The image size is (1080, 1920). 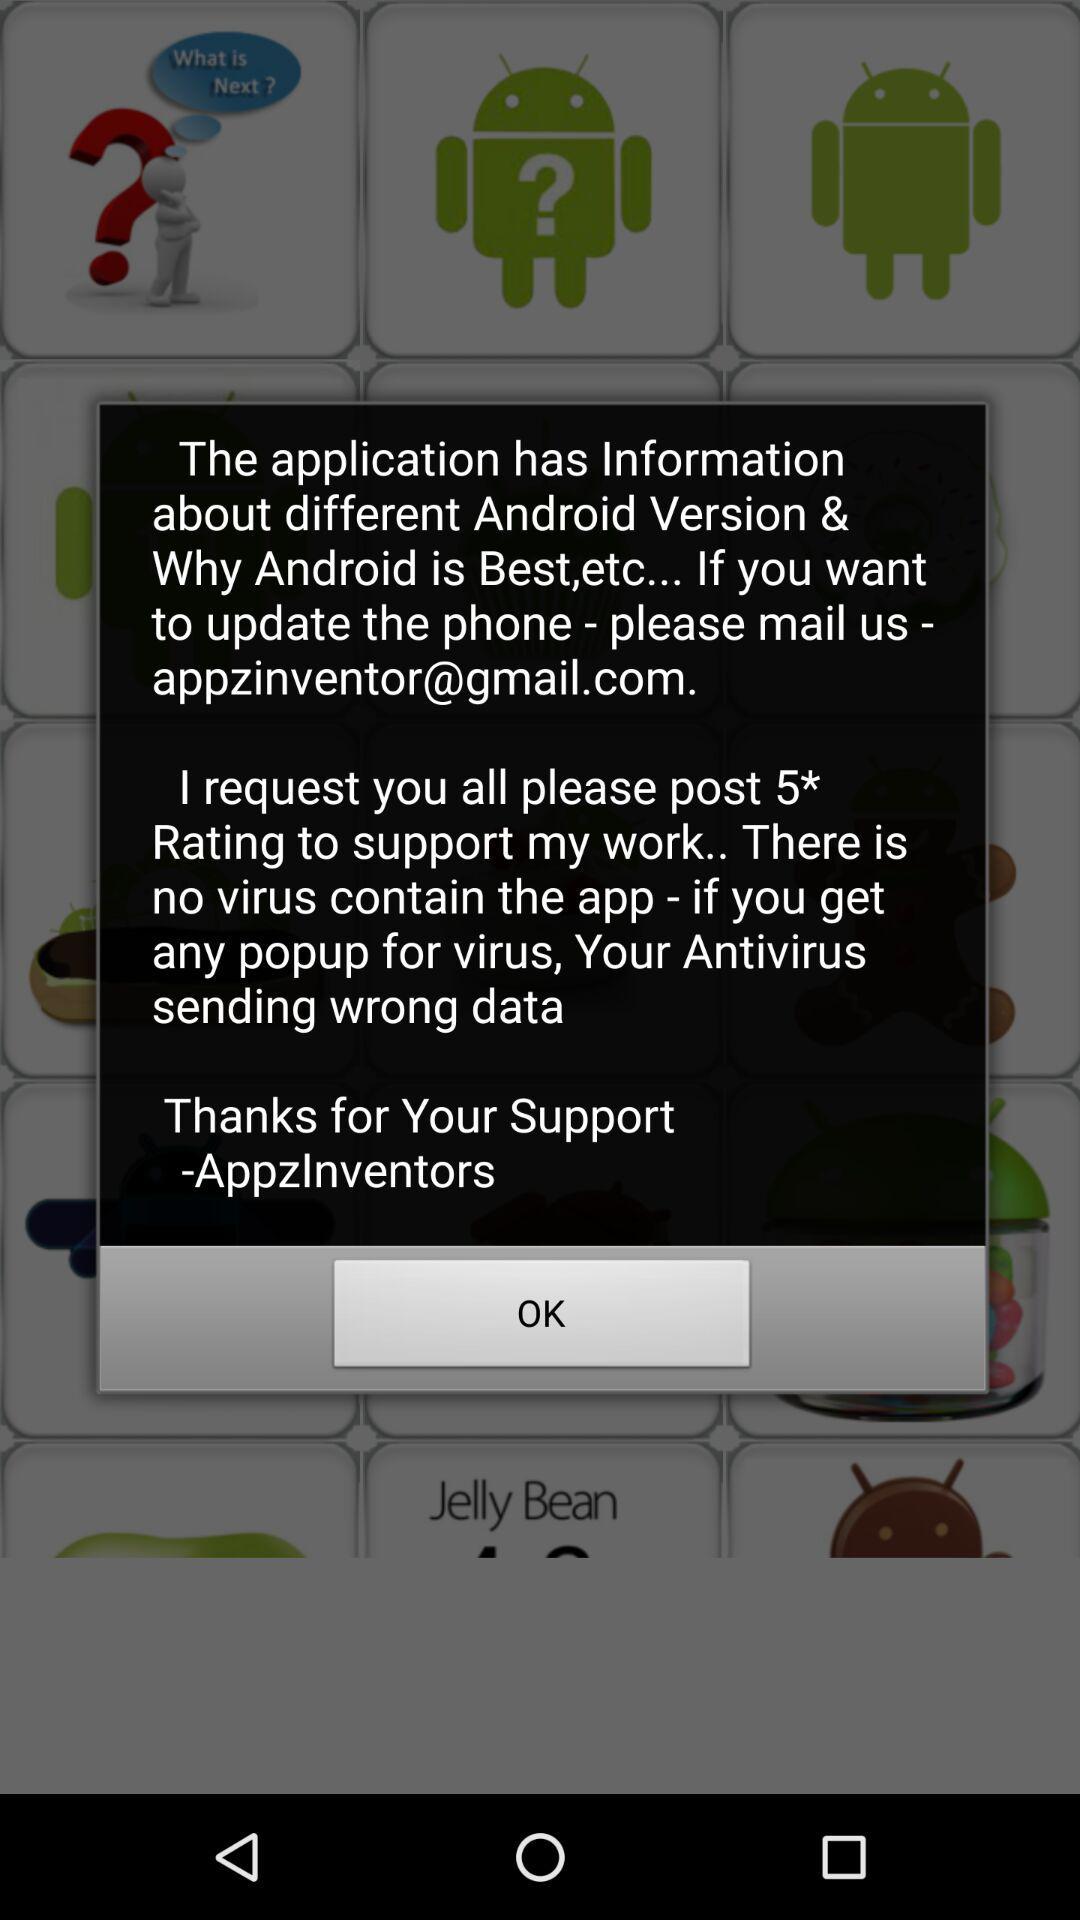 I want to click on ok at the bottom, so click(x=542, y=1319).